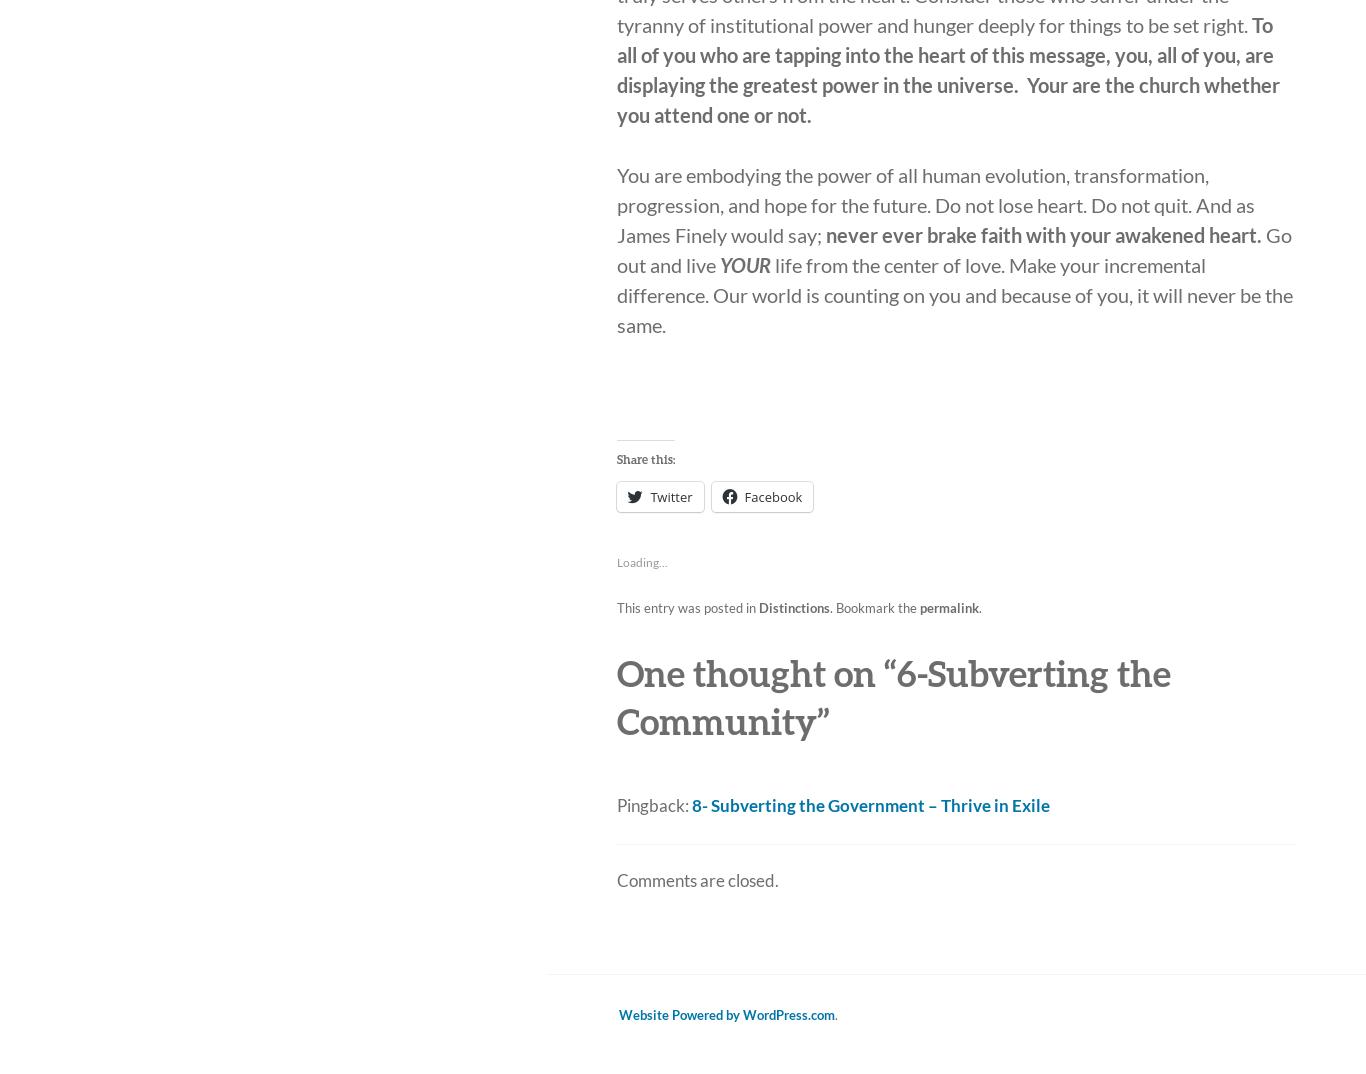  I want to click on '6-Subverting the Community', so click(893, 696).